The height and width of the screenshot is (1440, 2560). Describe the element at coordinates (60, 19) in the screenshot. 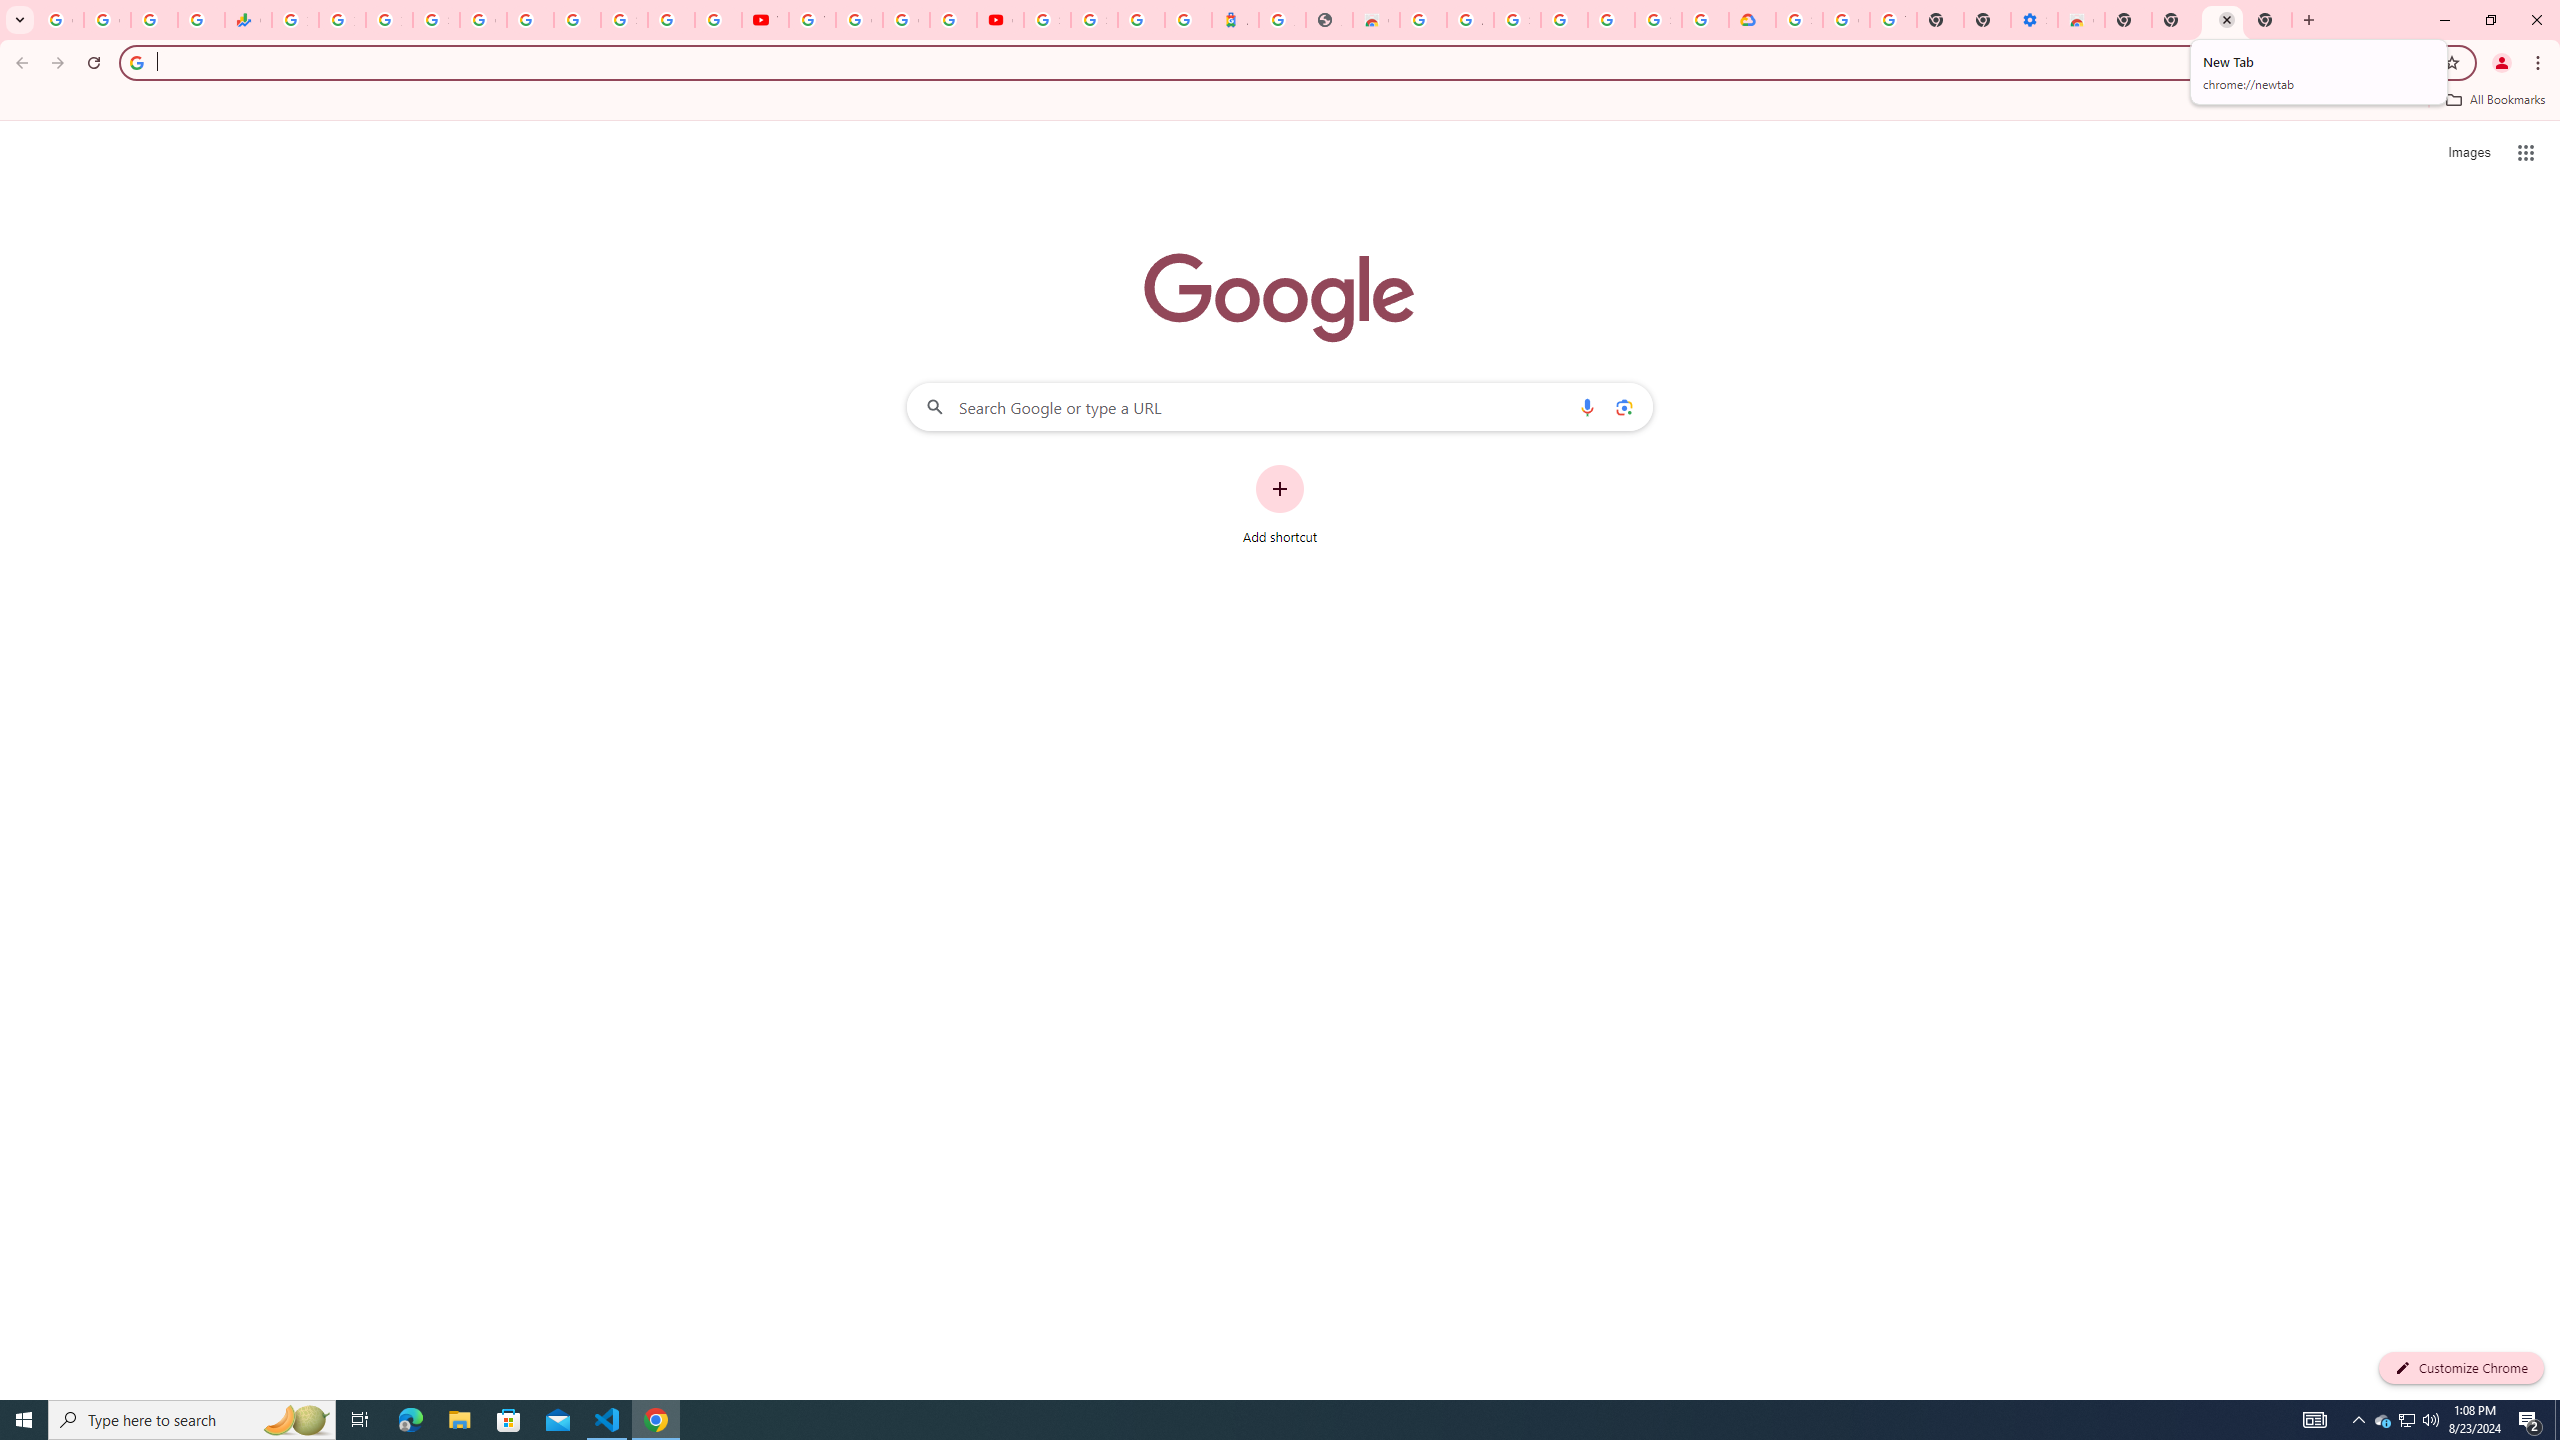

I see `'Google Workspace Admin Community'` at that location.